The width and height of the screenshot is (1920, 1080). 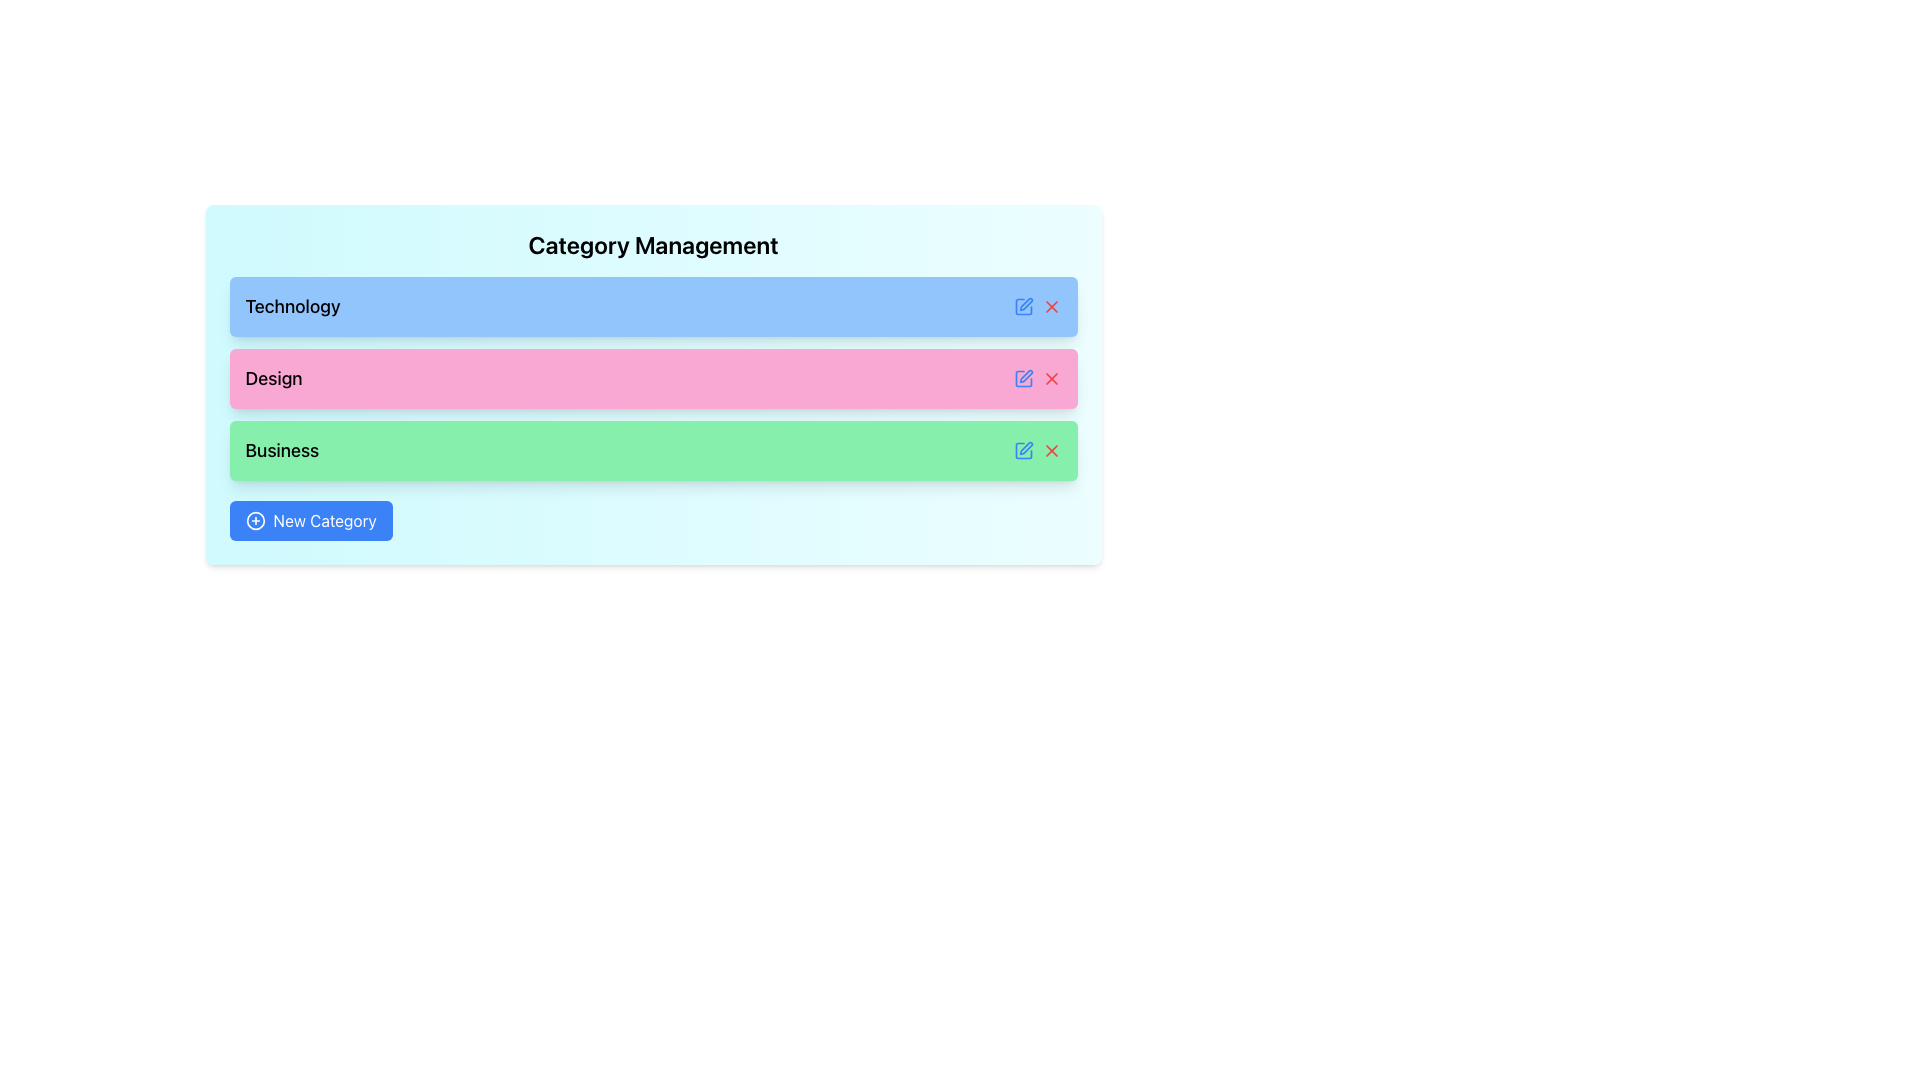 What do you see at coordinates (653, 385) in the screenshot?
I see `the interactive list item with action icons labeled 'Design', which is the second bar in a vertical list` at bounding box center [653, 385].